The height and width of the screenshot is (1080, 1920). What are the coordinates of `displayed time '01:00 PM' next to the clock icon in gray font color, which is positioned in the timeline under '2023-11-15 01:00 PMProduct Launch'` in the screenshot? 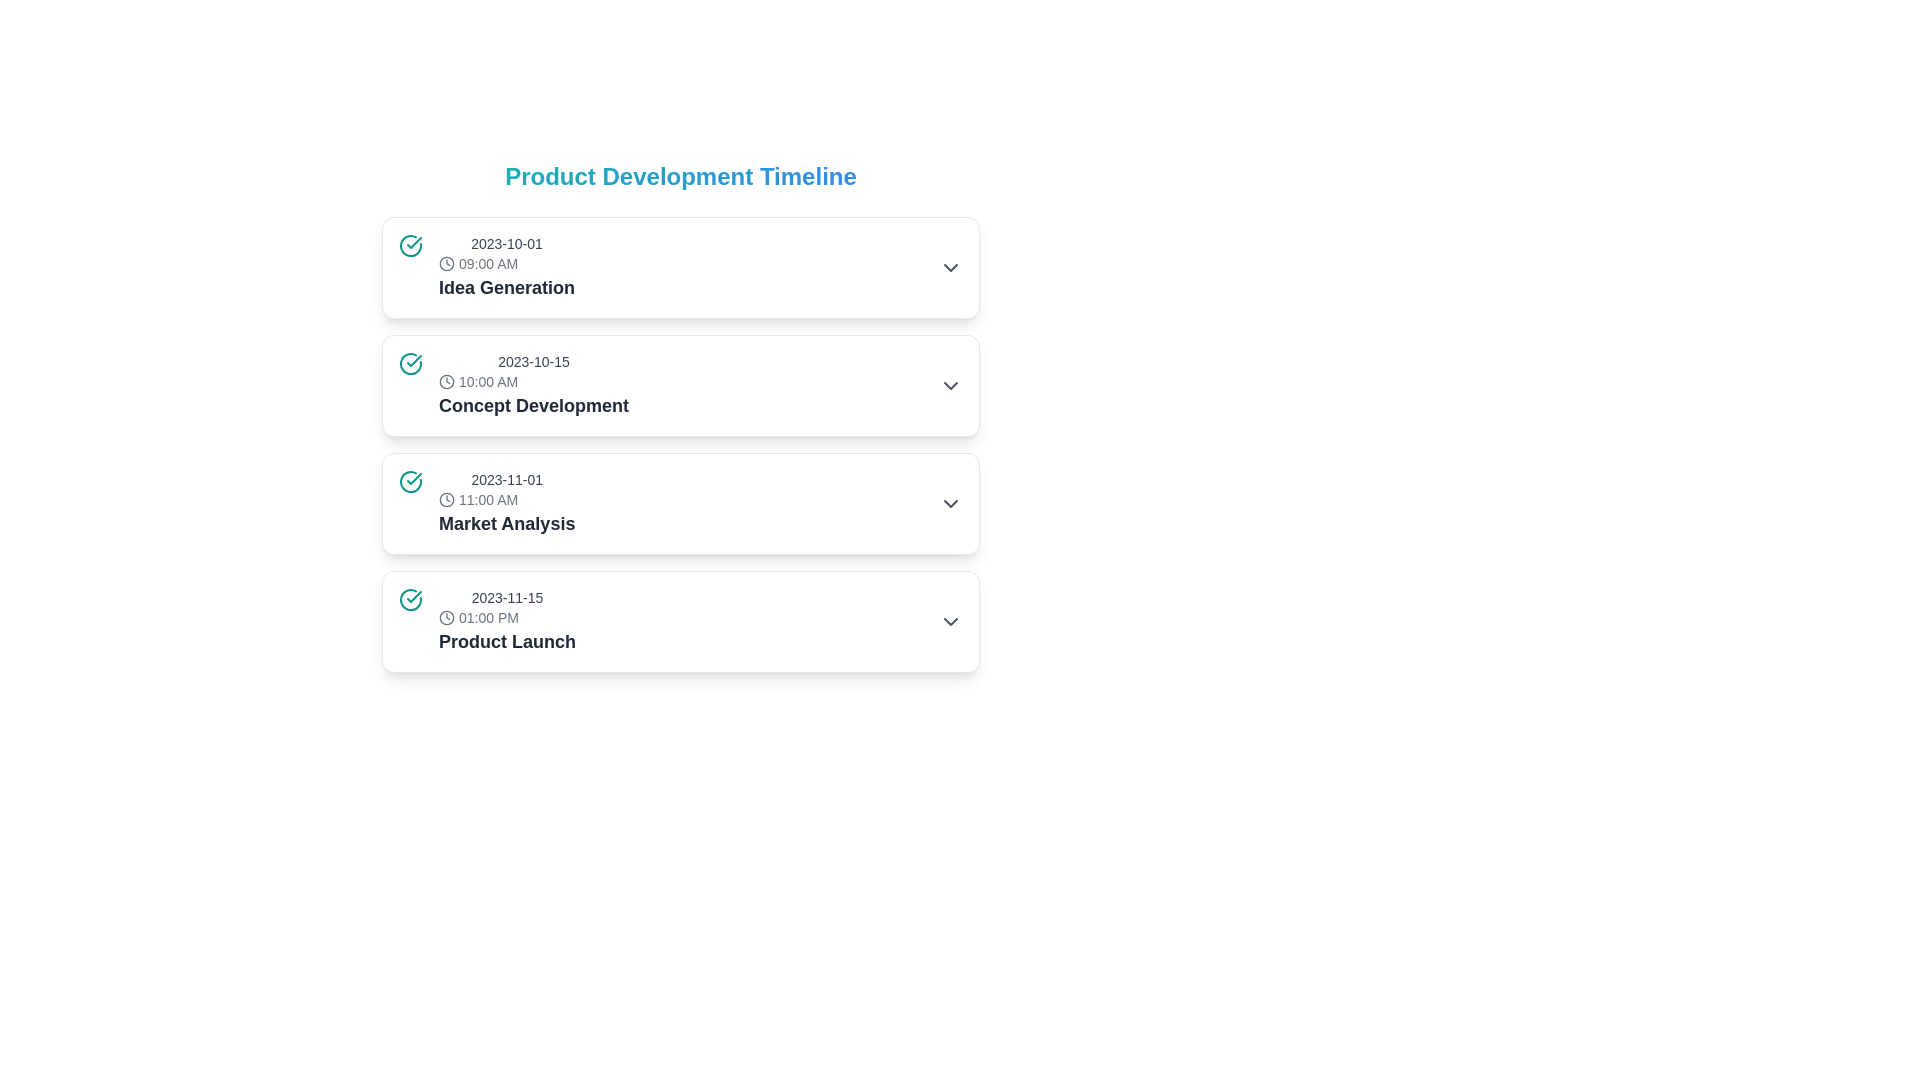 It's located at (507, 616).